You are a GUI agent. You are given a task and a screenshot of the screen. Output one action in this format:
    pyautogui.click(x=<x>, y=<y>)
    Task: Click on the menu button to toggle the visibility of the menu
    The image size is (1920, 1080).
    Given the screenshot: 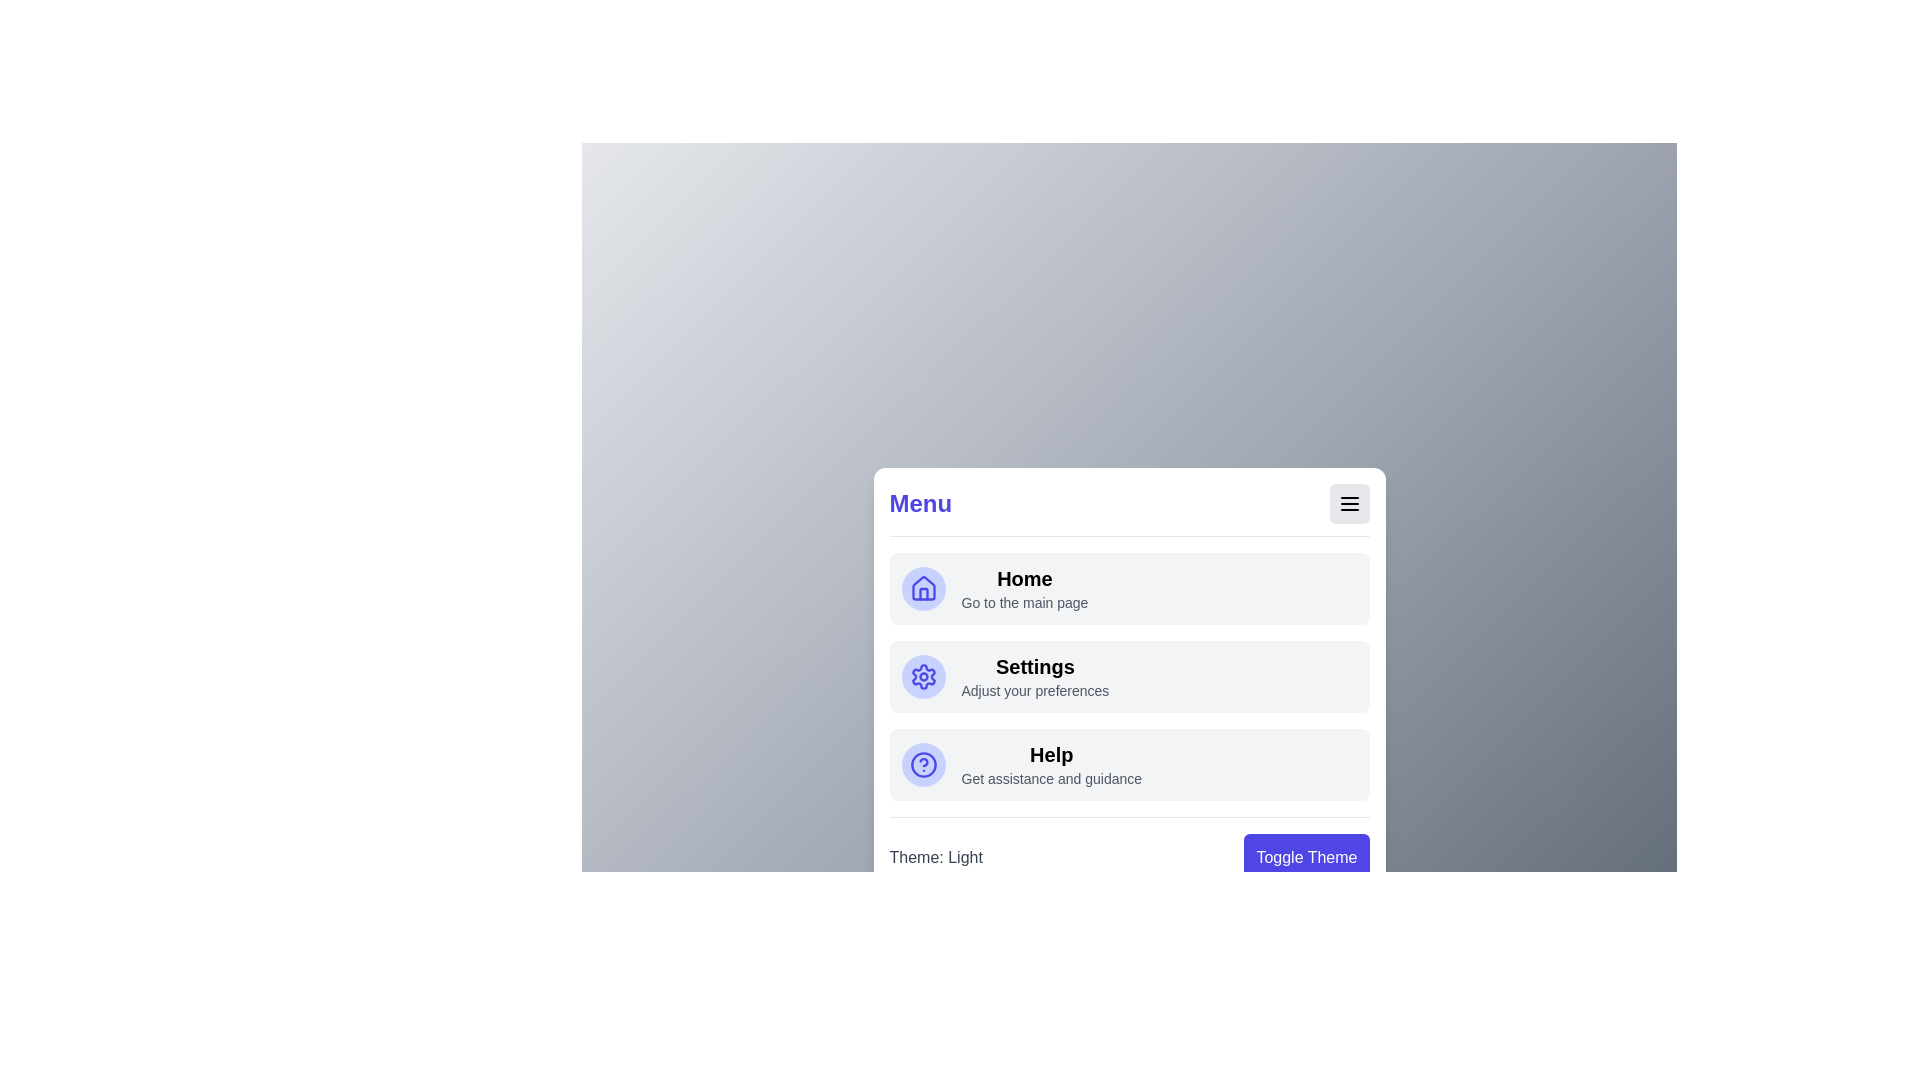 What is the action you would take?
    pyautogui.click(x=1349, y=503)
    